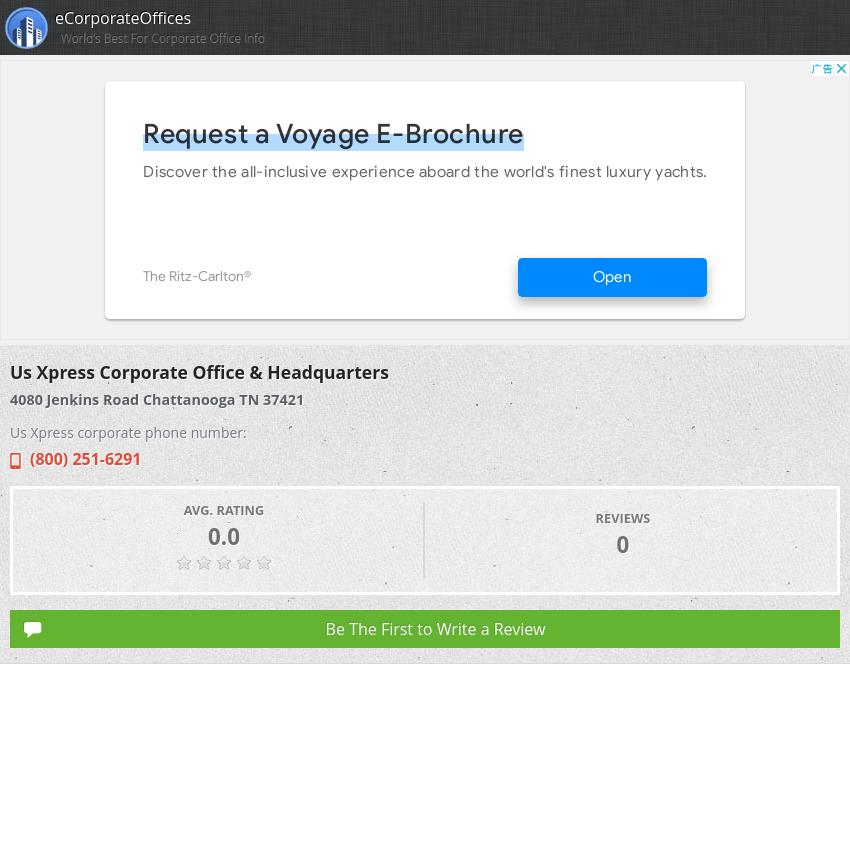 Image resolution: width=850 pixels, height=843 pixels. I want to click on 'Avg. Rating', so click(223, 509).